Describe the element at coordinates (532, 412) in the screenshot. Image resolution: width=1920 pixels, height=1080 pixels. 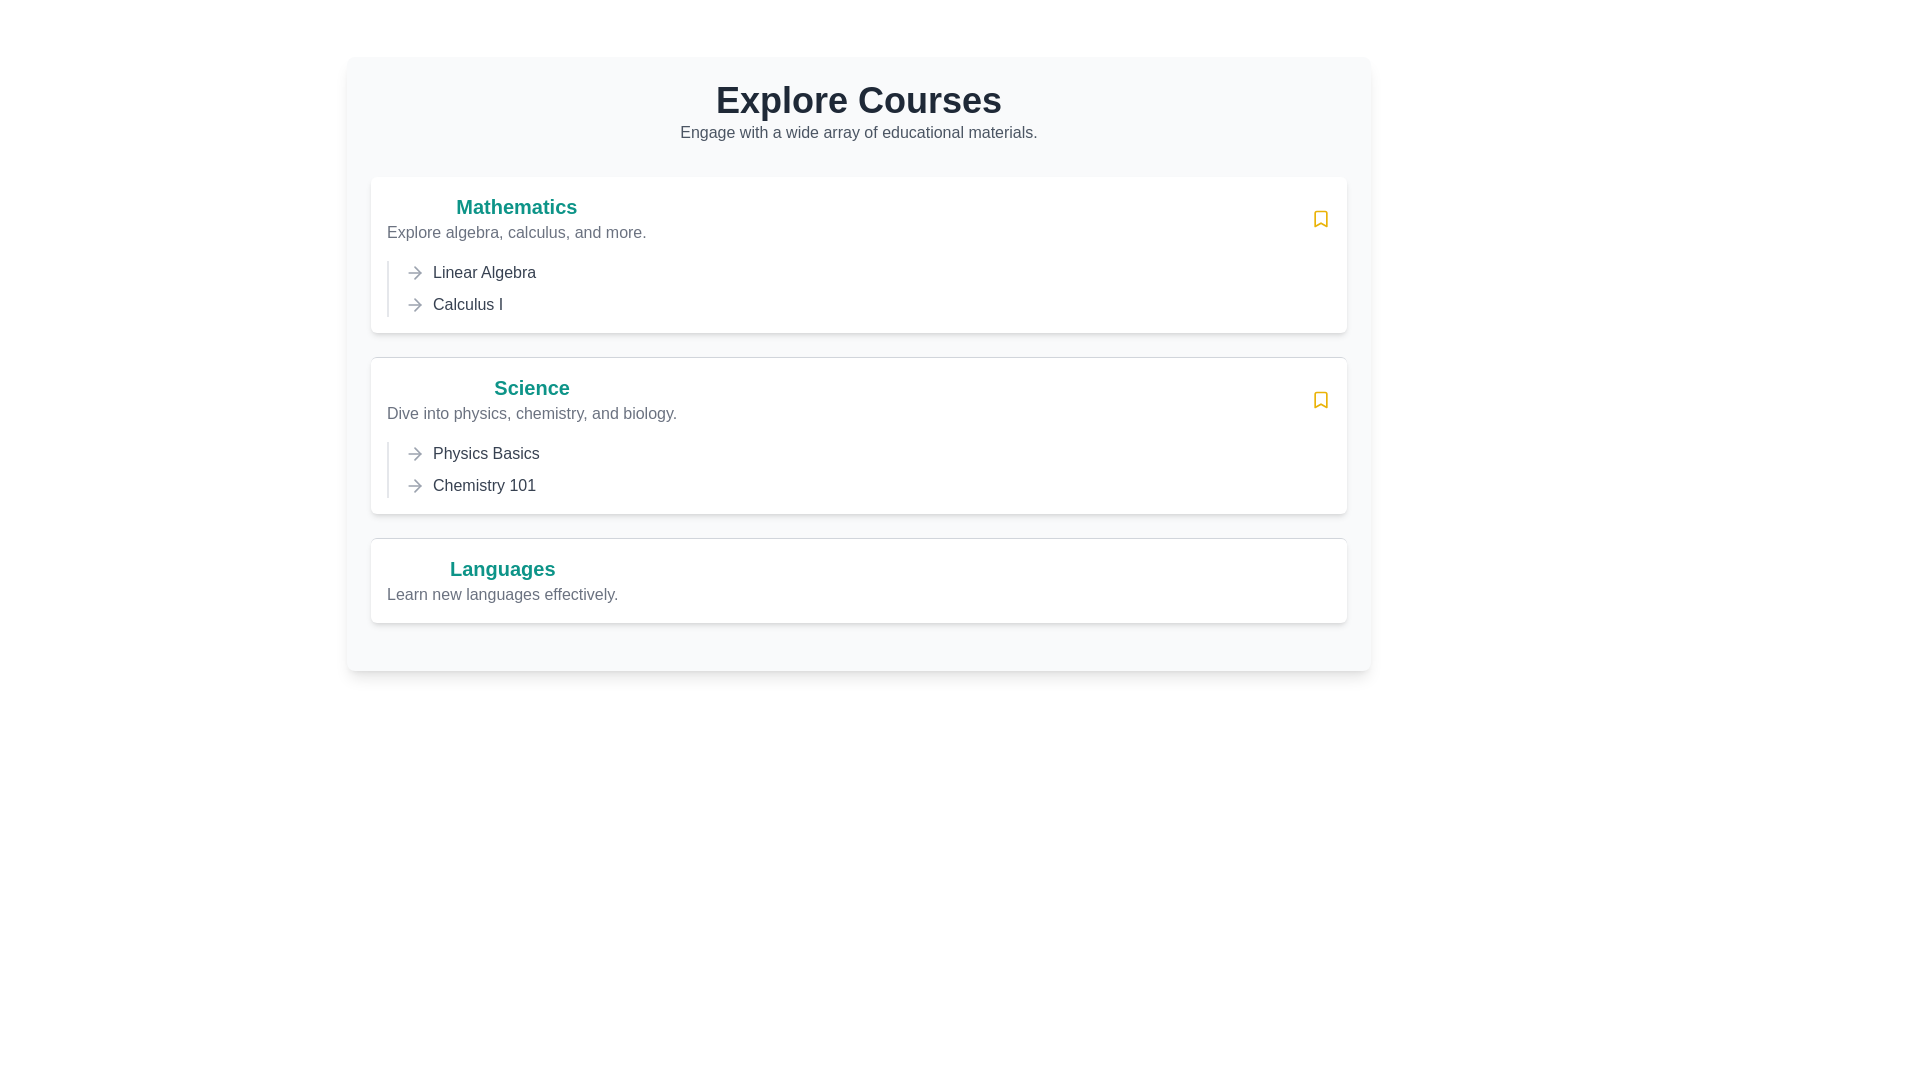
I see `the text label displaying the phrase 'Dive into physics, chemistry, and biology.' which is styled in a subtle gray color and located below the title 'Science'` at that location.